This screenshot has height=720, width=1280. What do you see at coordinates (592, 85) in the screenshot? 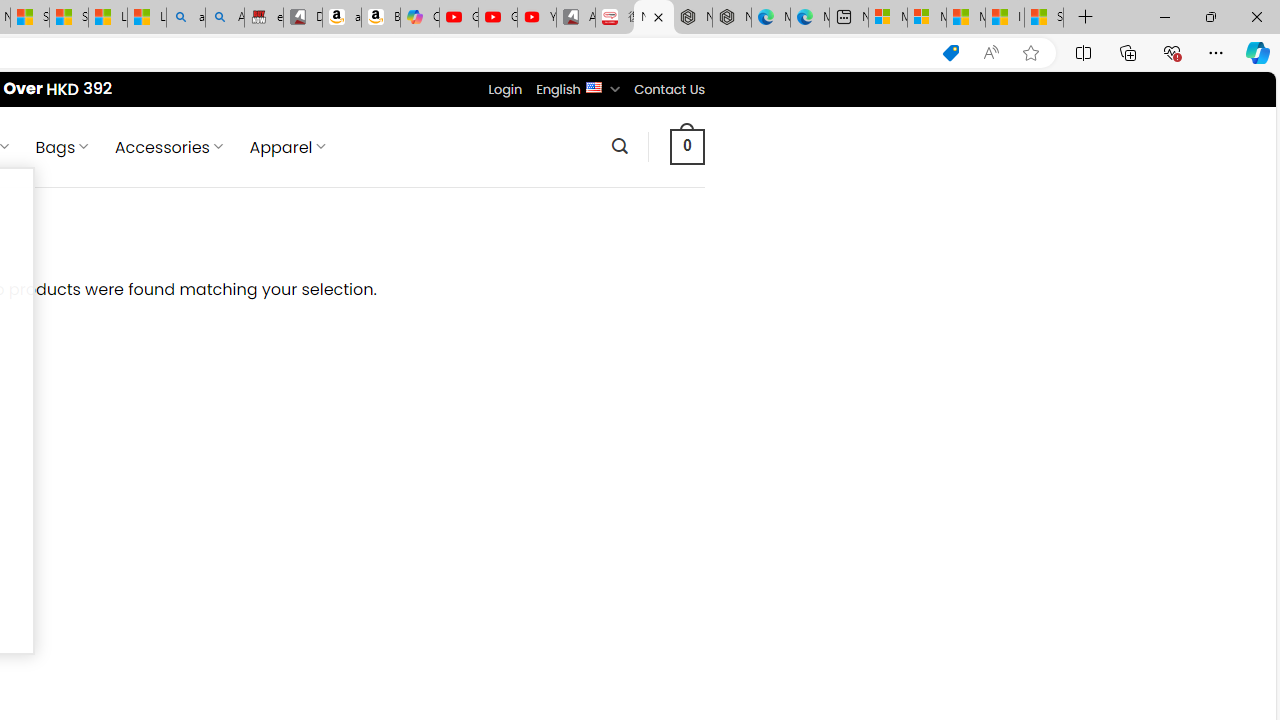
I see `'English'` at bounding box center [592, 85].